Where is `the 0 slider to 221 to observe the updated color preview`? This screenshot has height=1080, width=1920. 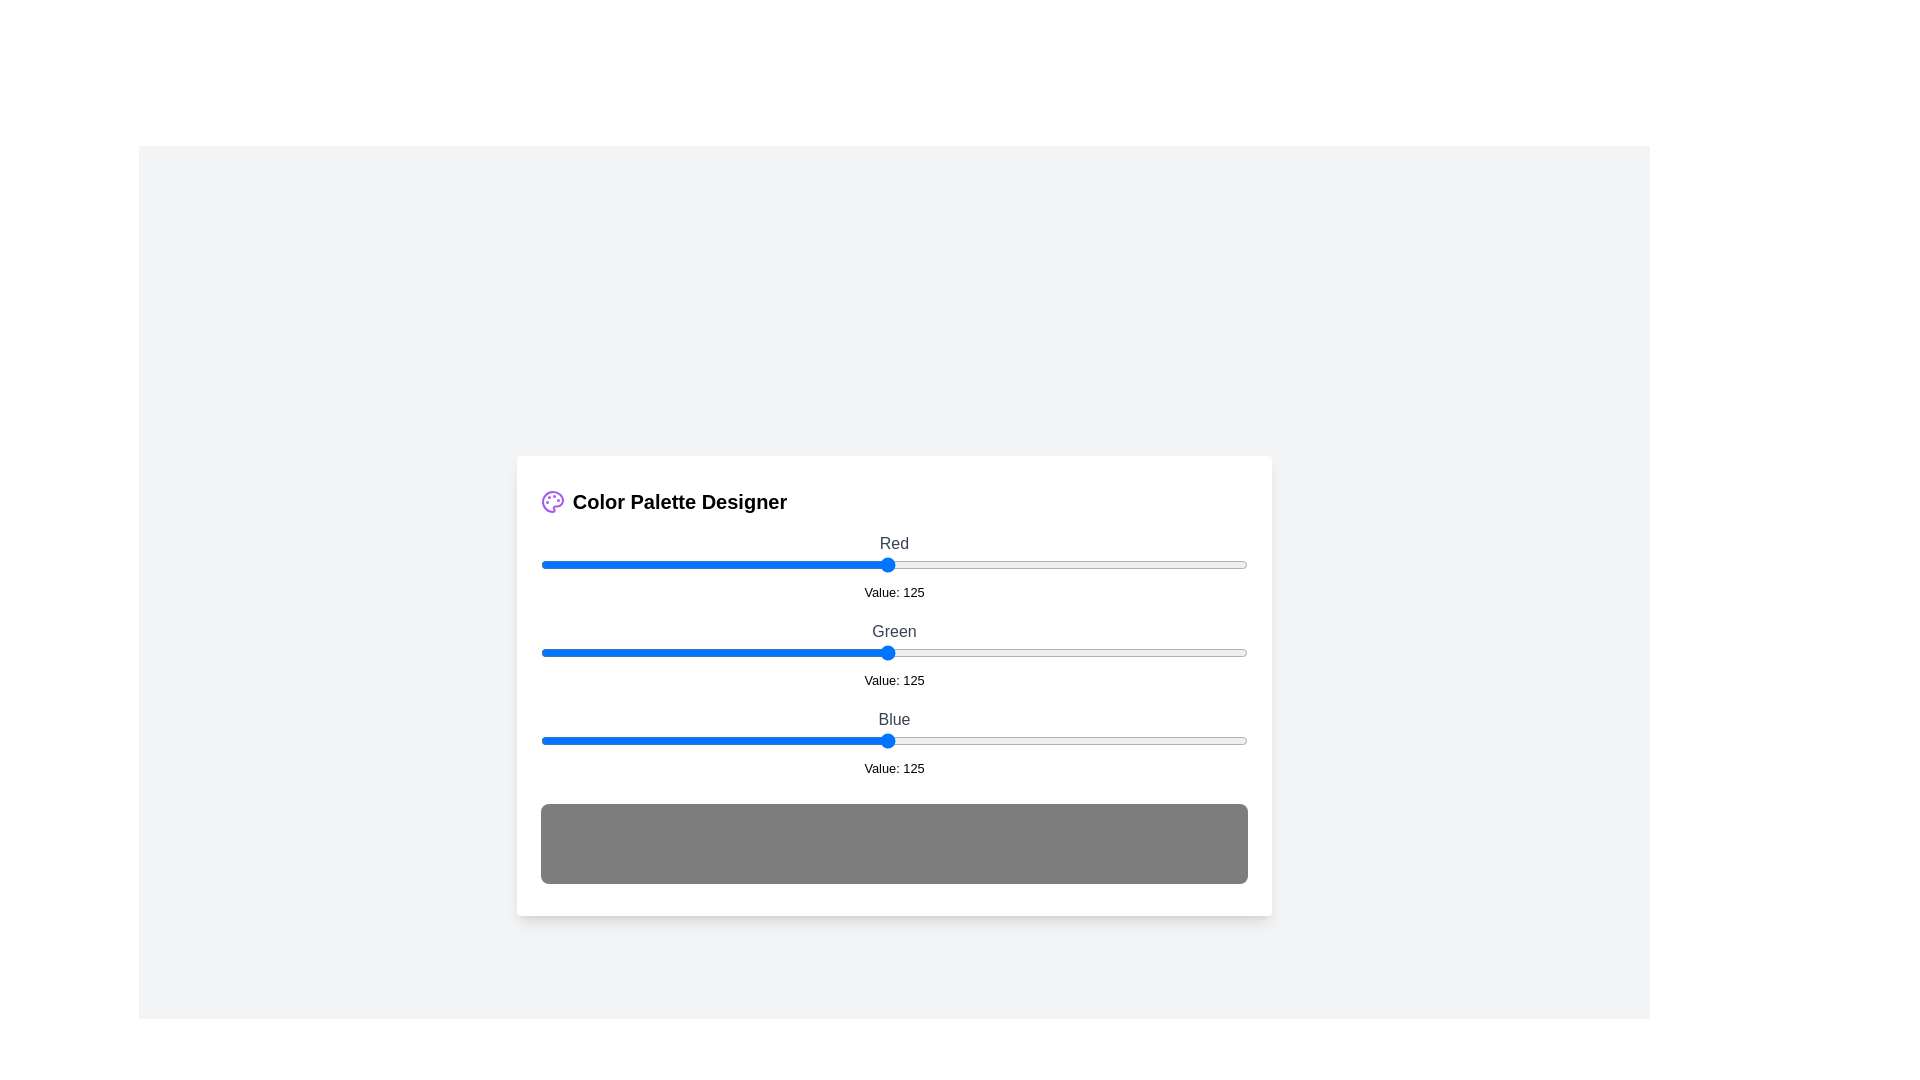 the 0 slider to 221 to observe the updated color preview is located at coordinates (1153, 564).